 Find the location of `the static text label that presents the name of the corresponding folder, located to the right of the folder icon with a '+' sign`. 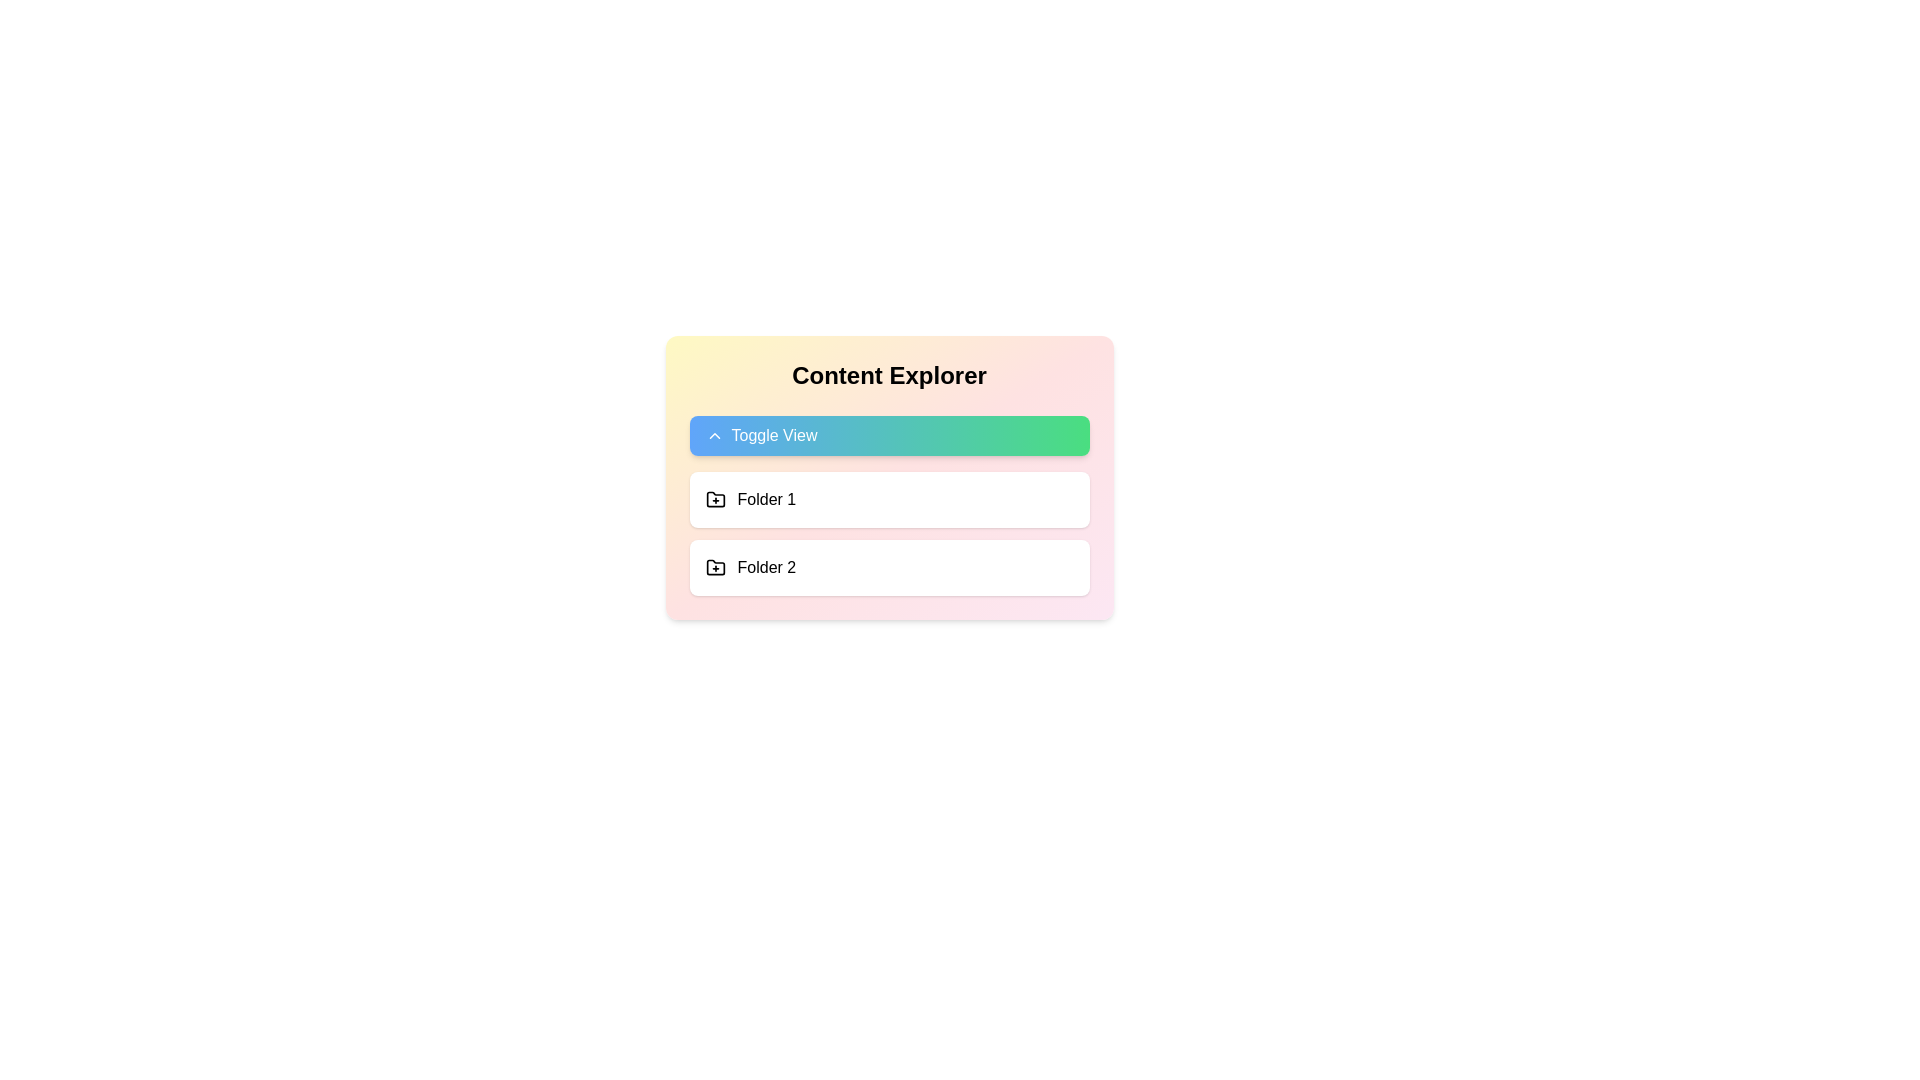

the static text label that presents the name of the corresponding folder, located to the right of the folder icon with a '+' sign is located at coordinates (765, 499).